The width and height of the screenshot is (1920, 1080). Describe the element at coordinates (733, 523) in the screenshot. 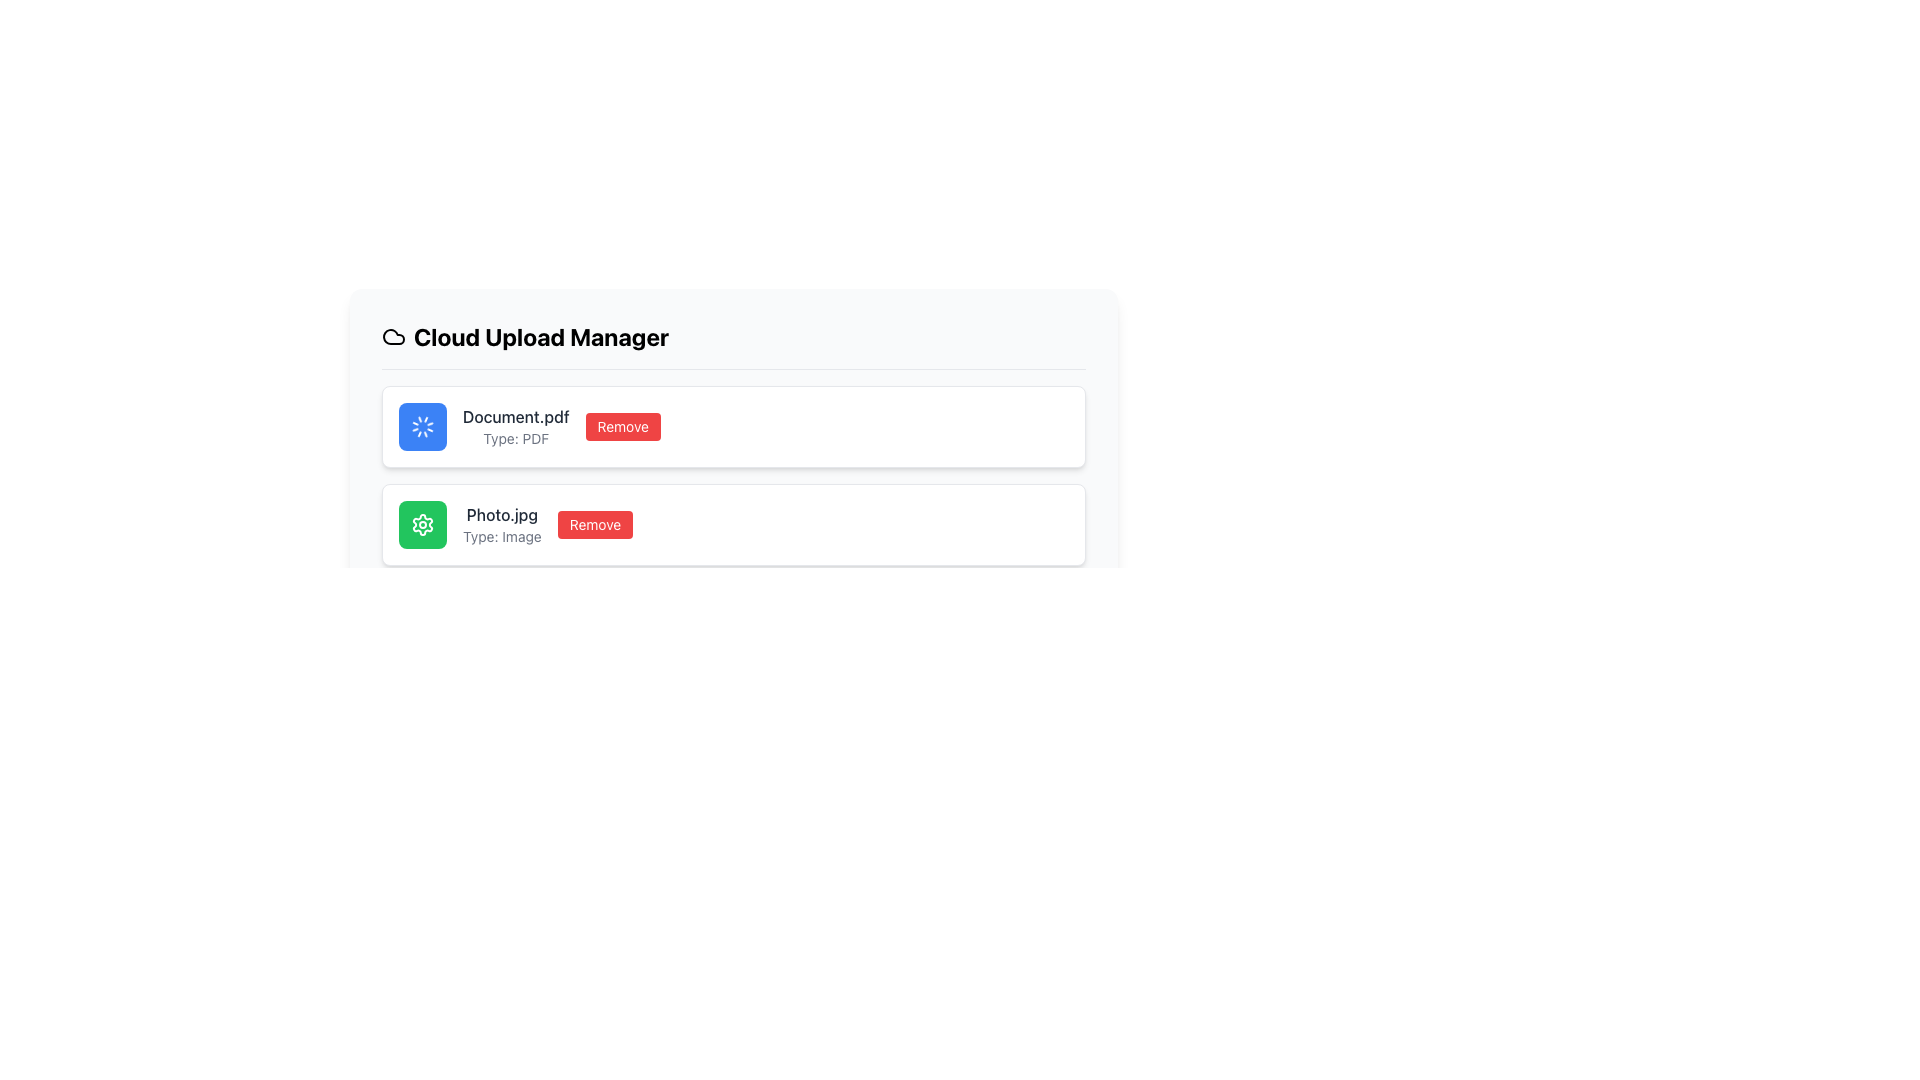

I see `displayed information of the second file listing entry in the file manager interface, which is an uploaded image file located between a blue-highlighted PDF item and a red-highlighted PPTX item` at that location.